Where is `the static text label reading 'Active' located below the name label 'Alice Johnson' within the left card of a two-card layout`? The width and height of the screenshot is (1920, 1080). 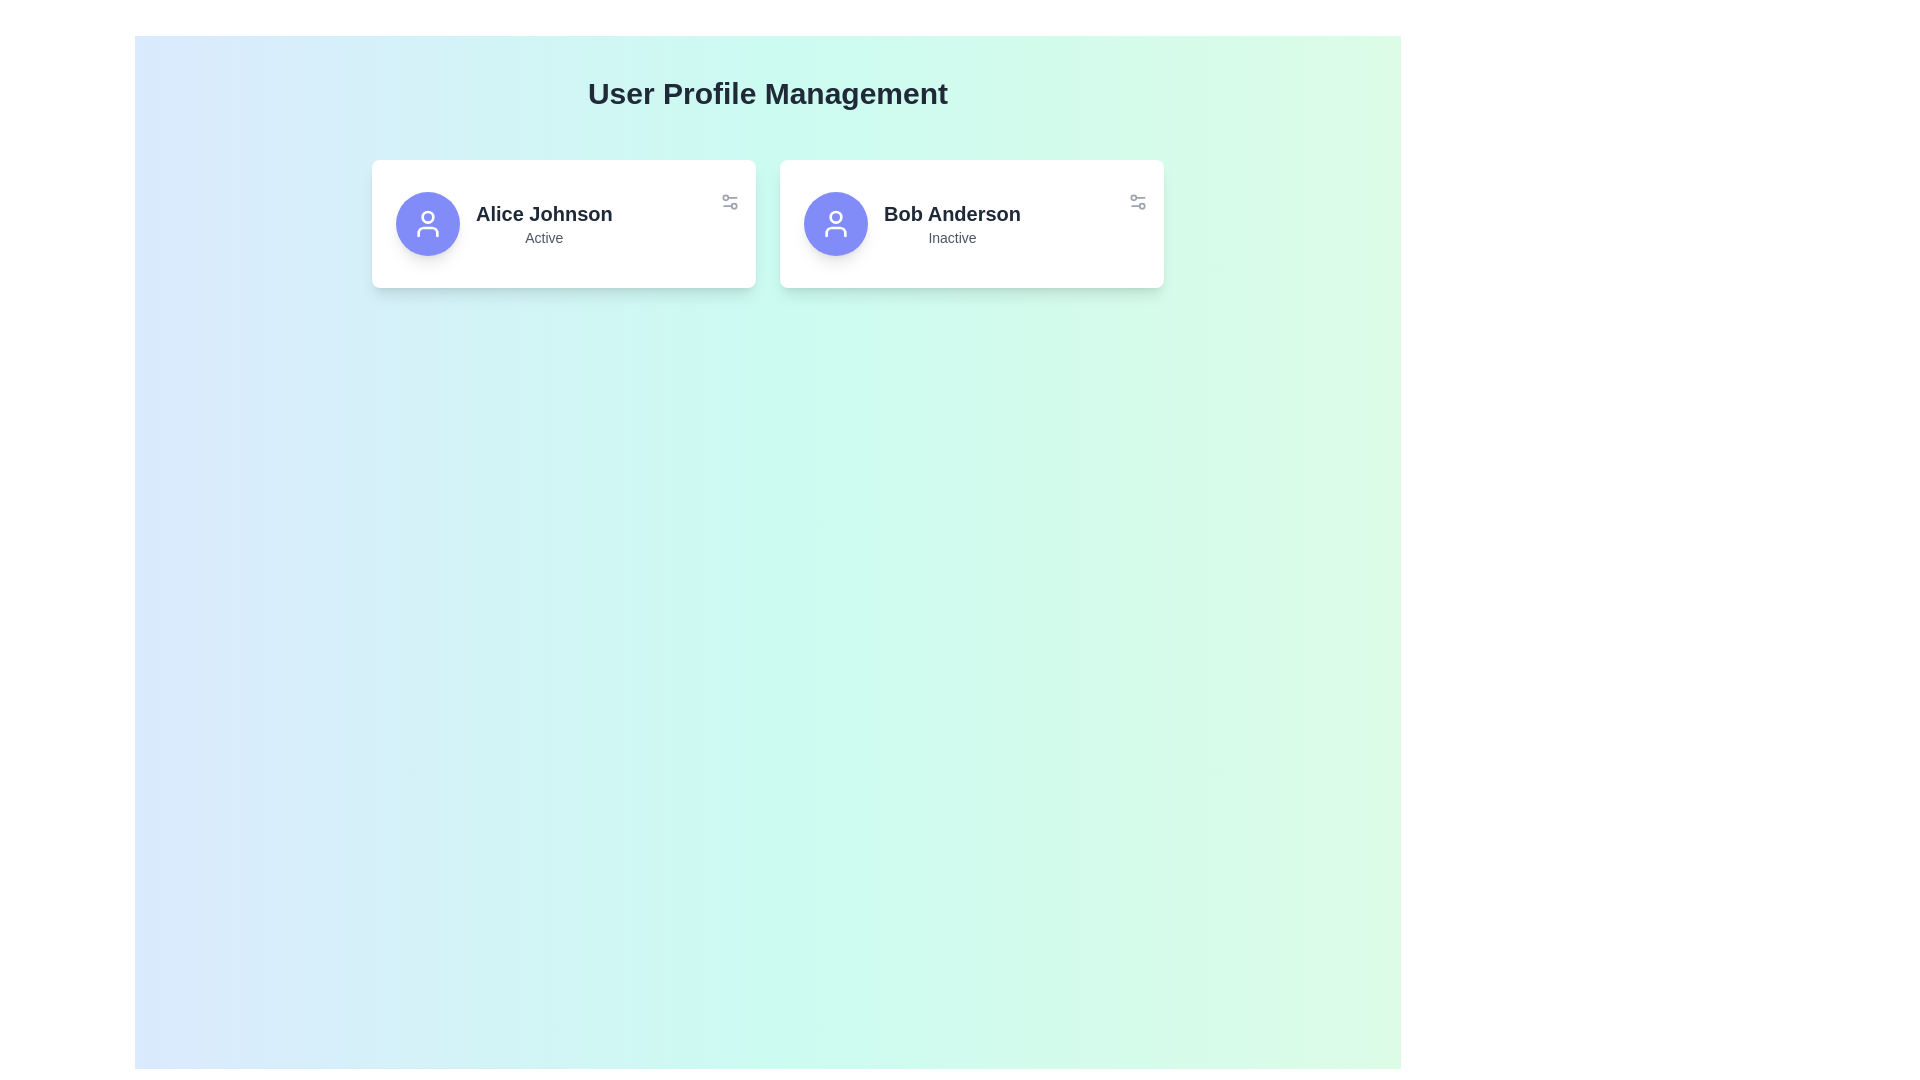
the static text label reading 'Active' located below the name label 'Alice Johnson' within the left card of a two-card layout is located at coordinates (544, 237).